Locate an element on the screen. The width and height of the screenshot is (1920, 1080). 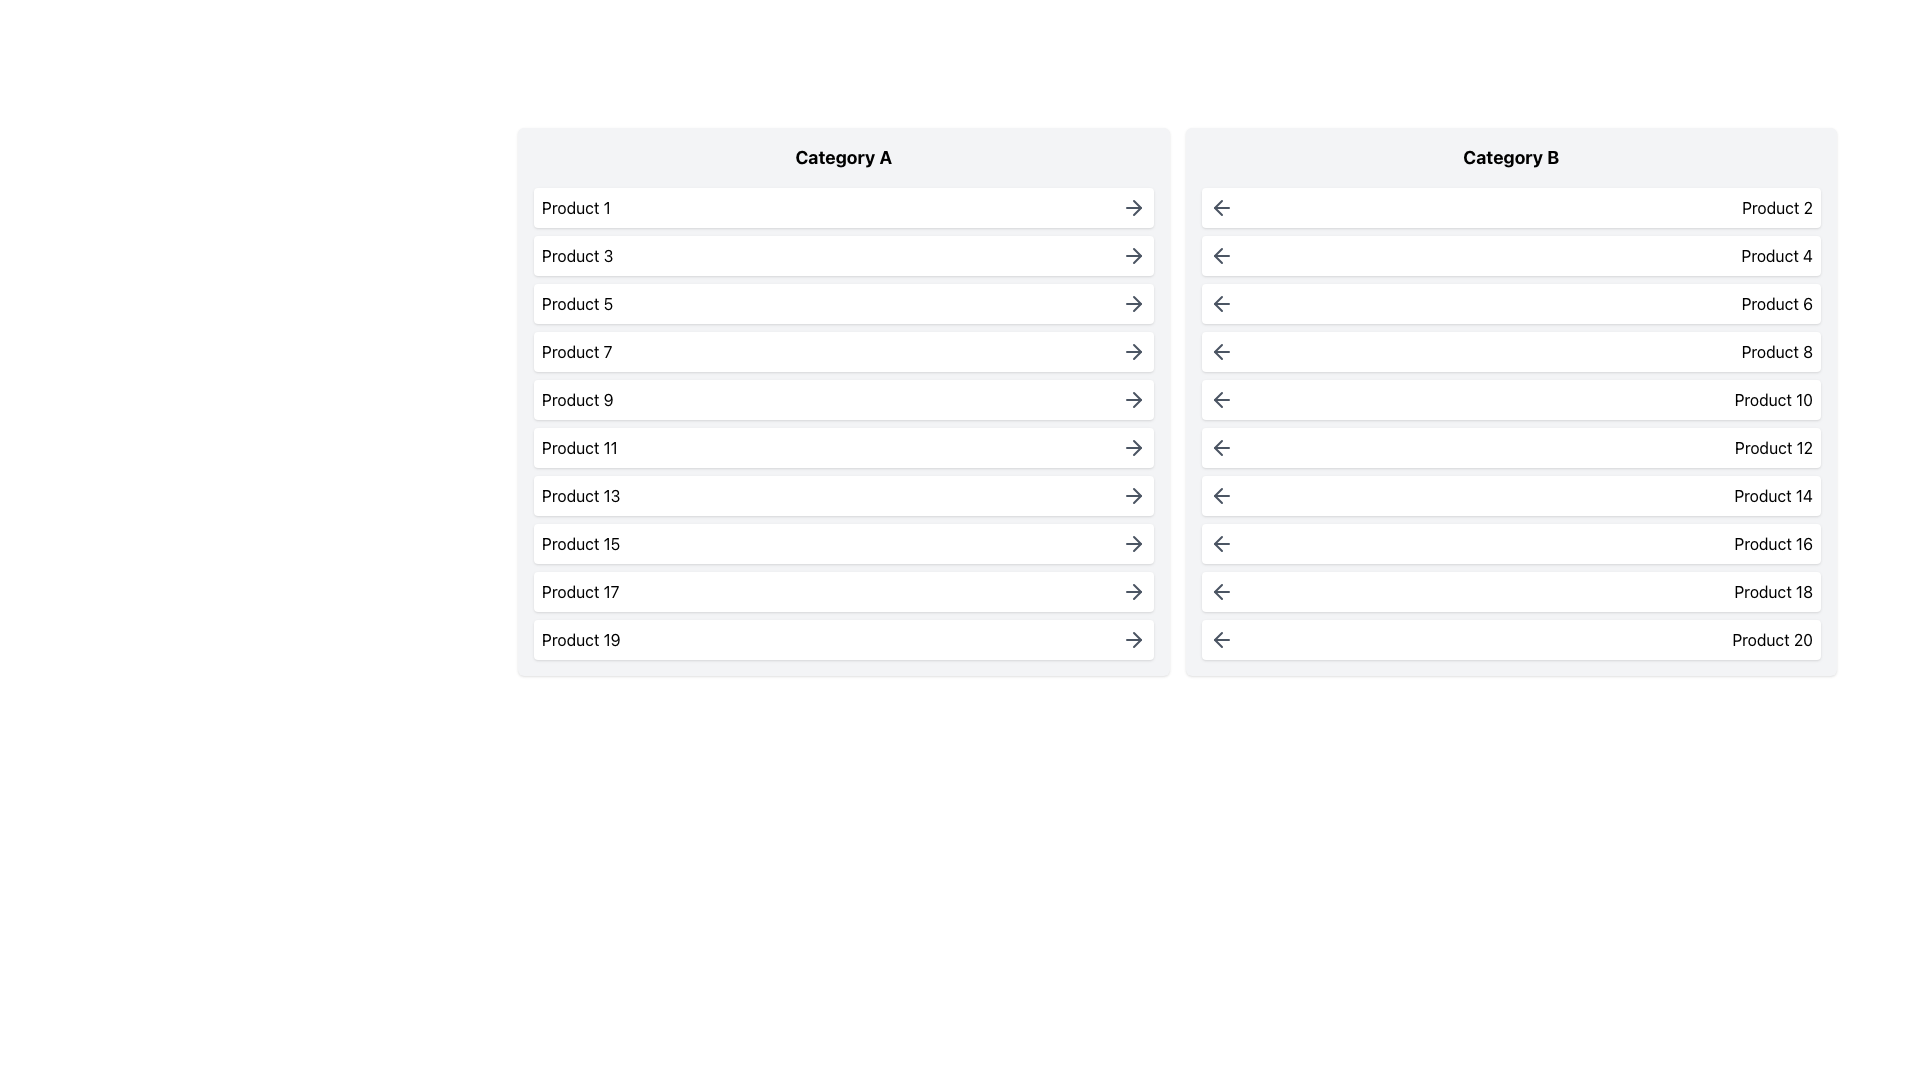
the arrow icon located at the far-right side of the list item labeled 'Product 9' in the 'Category A' section is located at coordinates (1133, 400).